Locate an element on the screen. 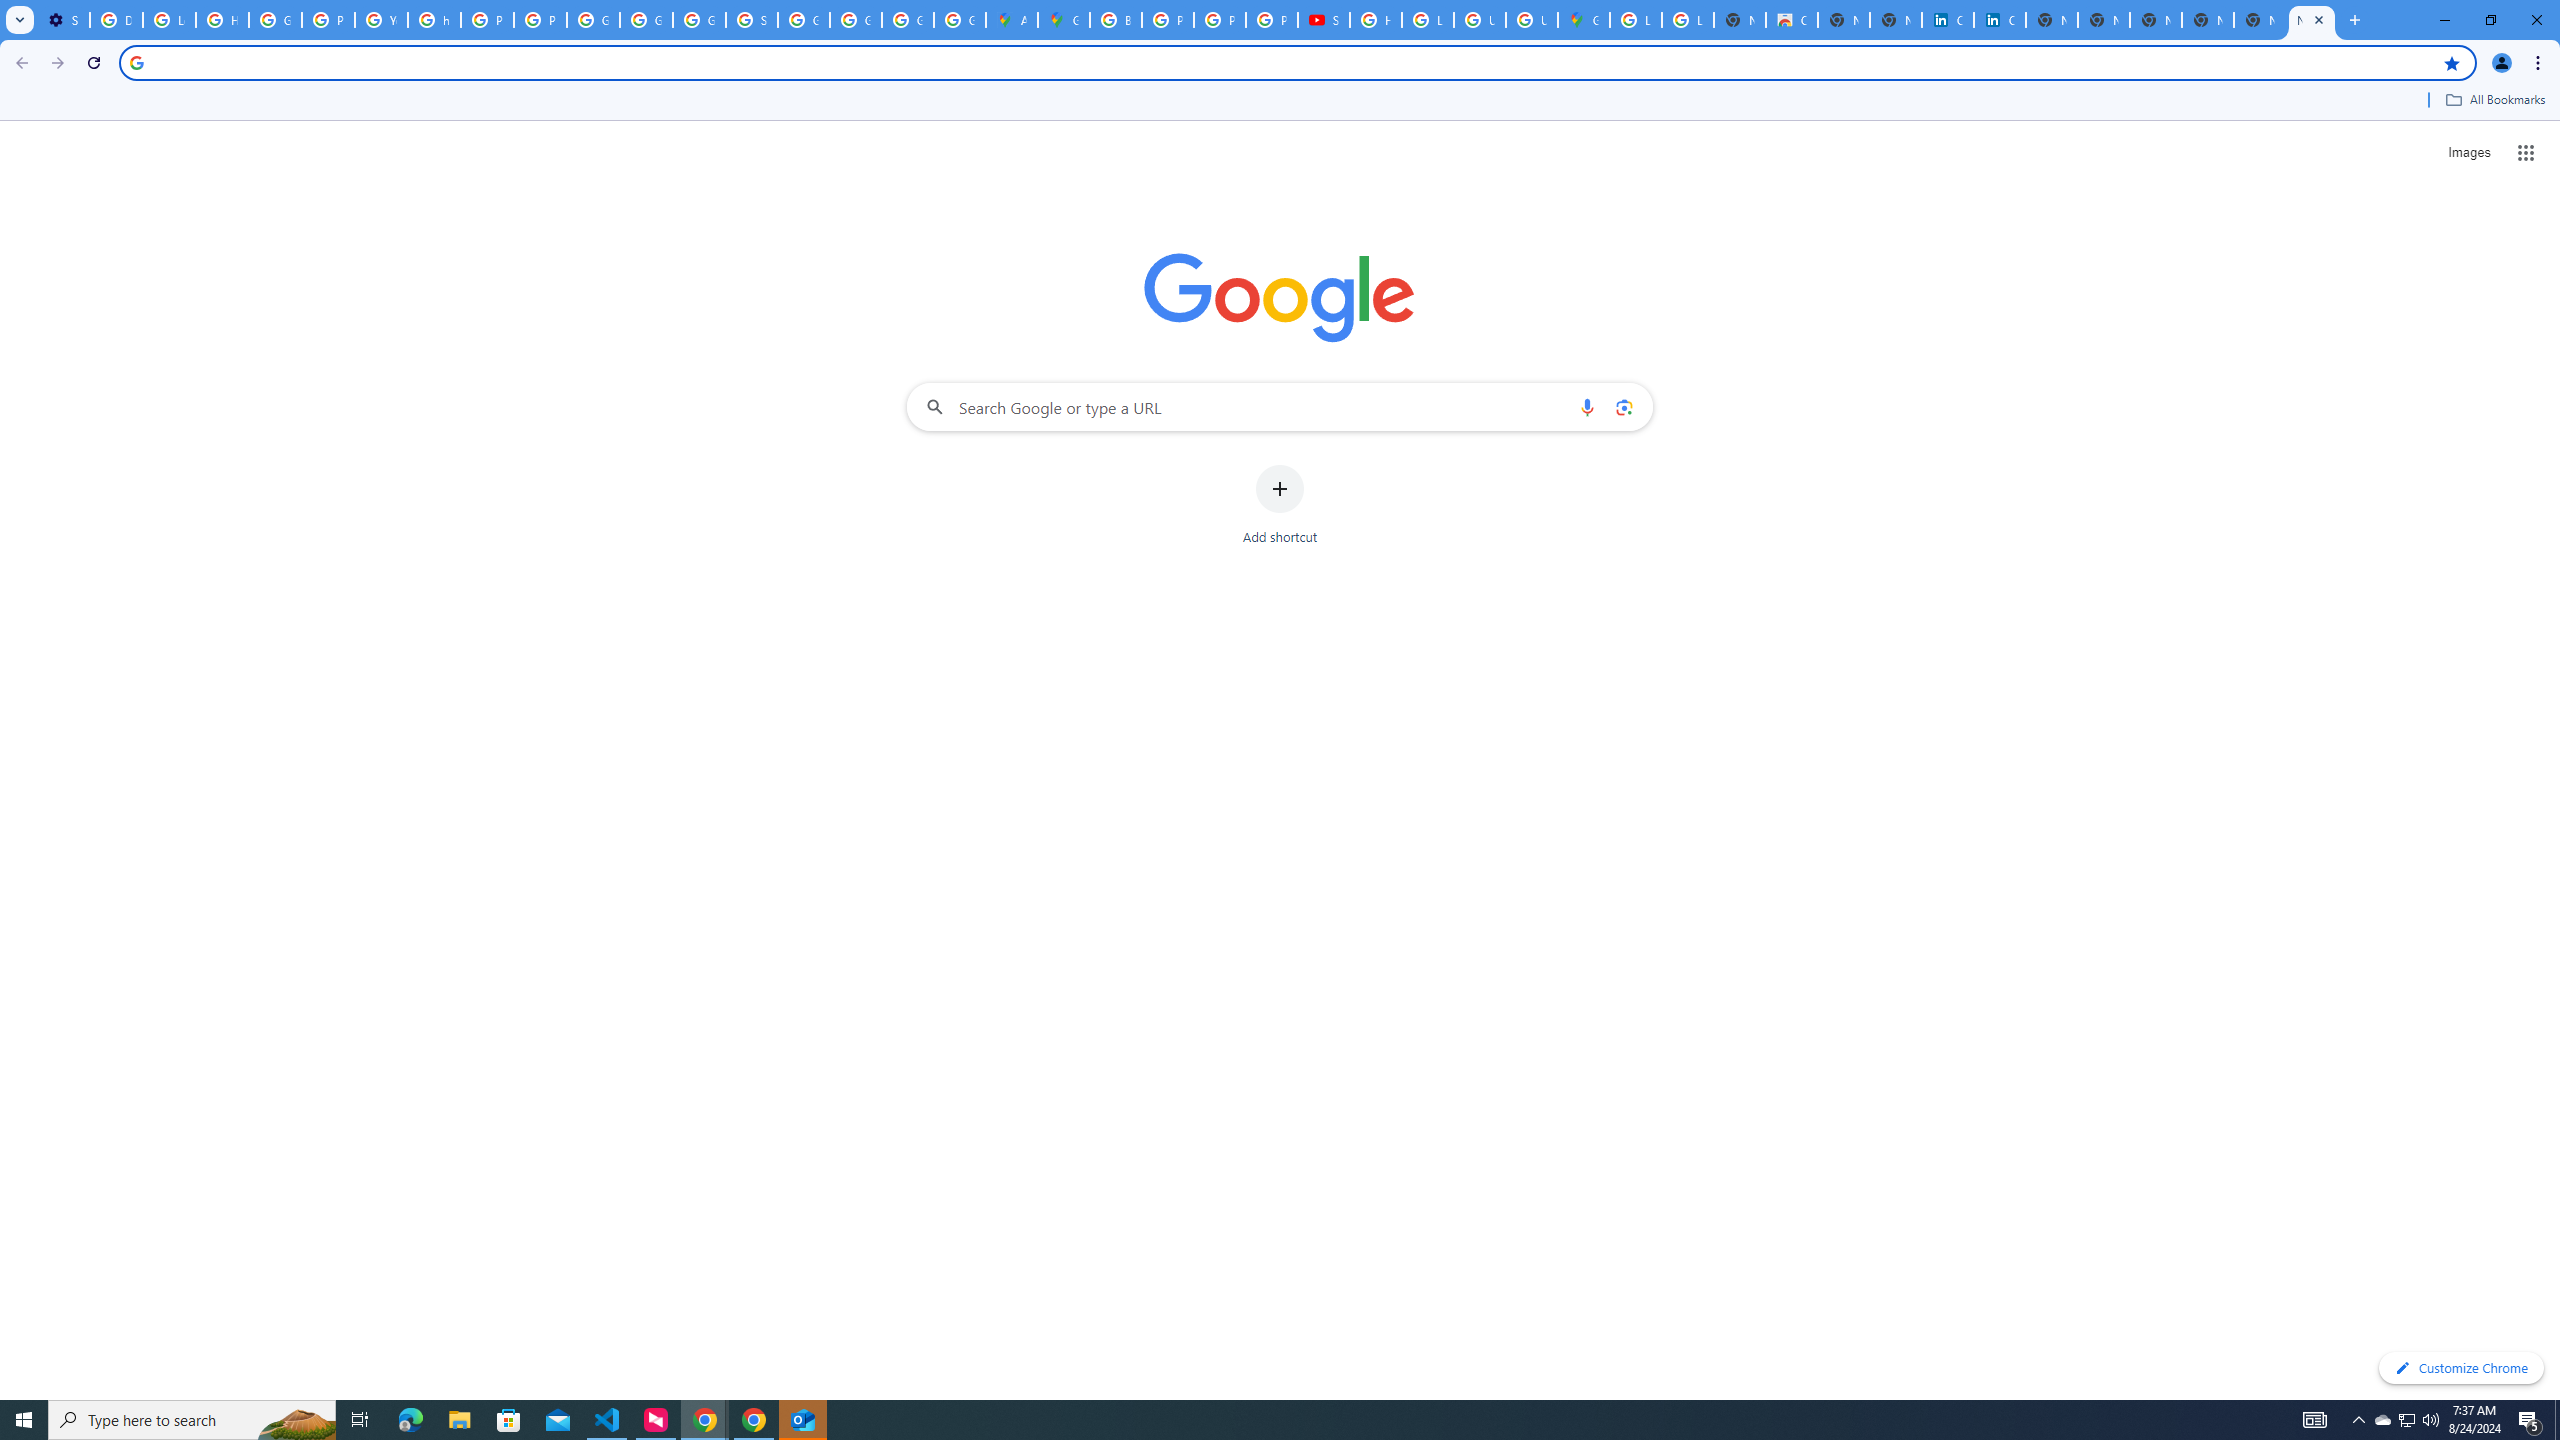 The height and width of the screenshot is (1440, 2560). 'Delete photos & videos - Computer - Google Photos Help' is located at coordinates (115, 19).